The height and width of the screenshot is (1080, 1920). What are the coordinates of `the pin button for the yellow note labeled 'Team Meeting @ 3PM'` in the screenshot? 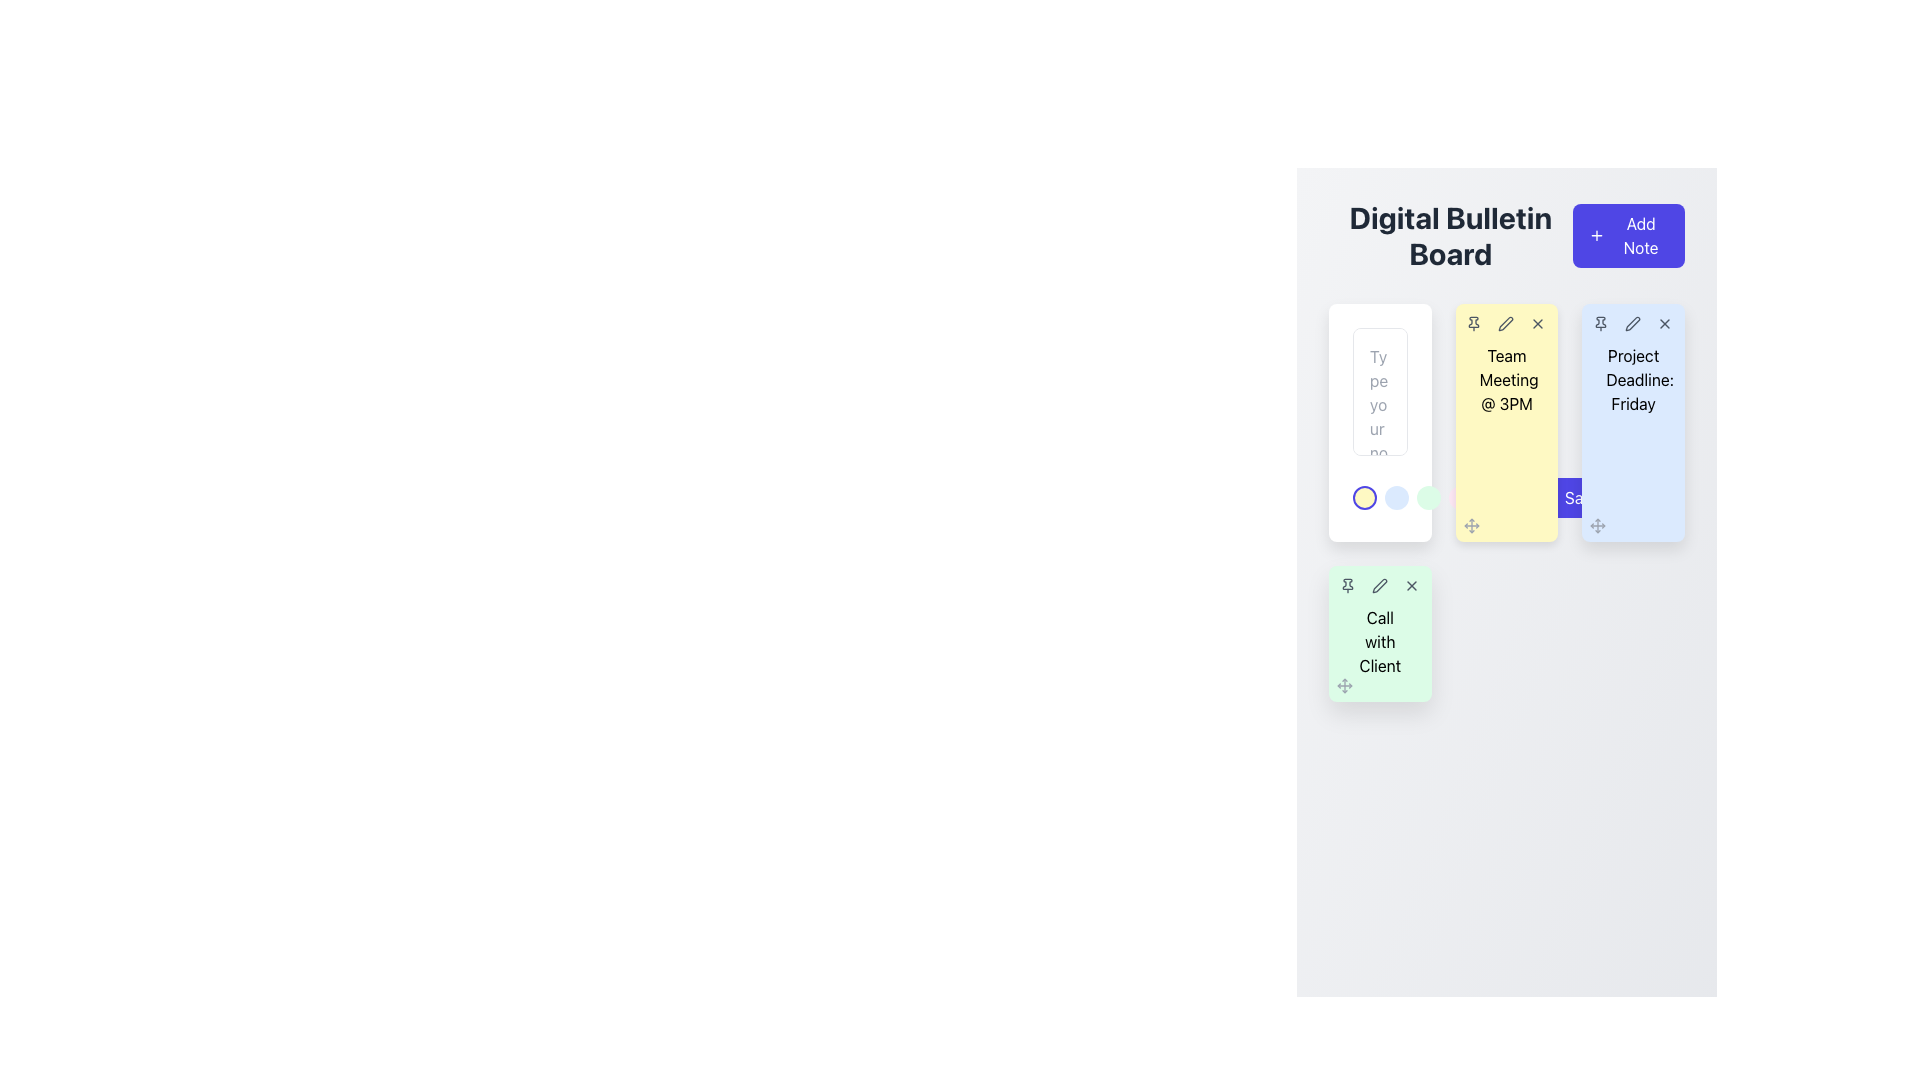 It's located at (1474, 323).